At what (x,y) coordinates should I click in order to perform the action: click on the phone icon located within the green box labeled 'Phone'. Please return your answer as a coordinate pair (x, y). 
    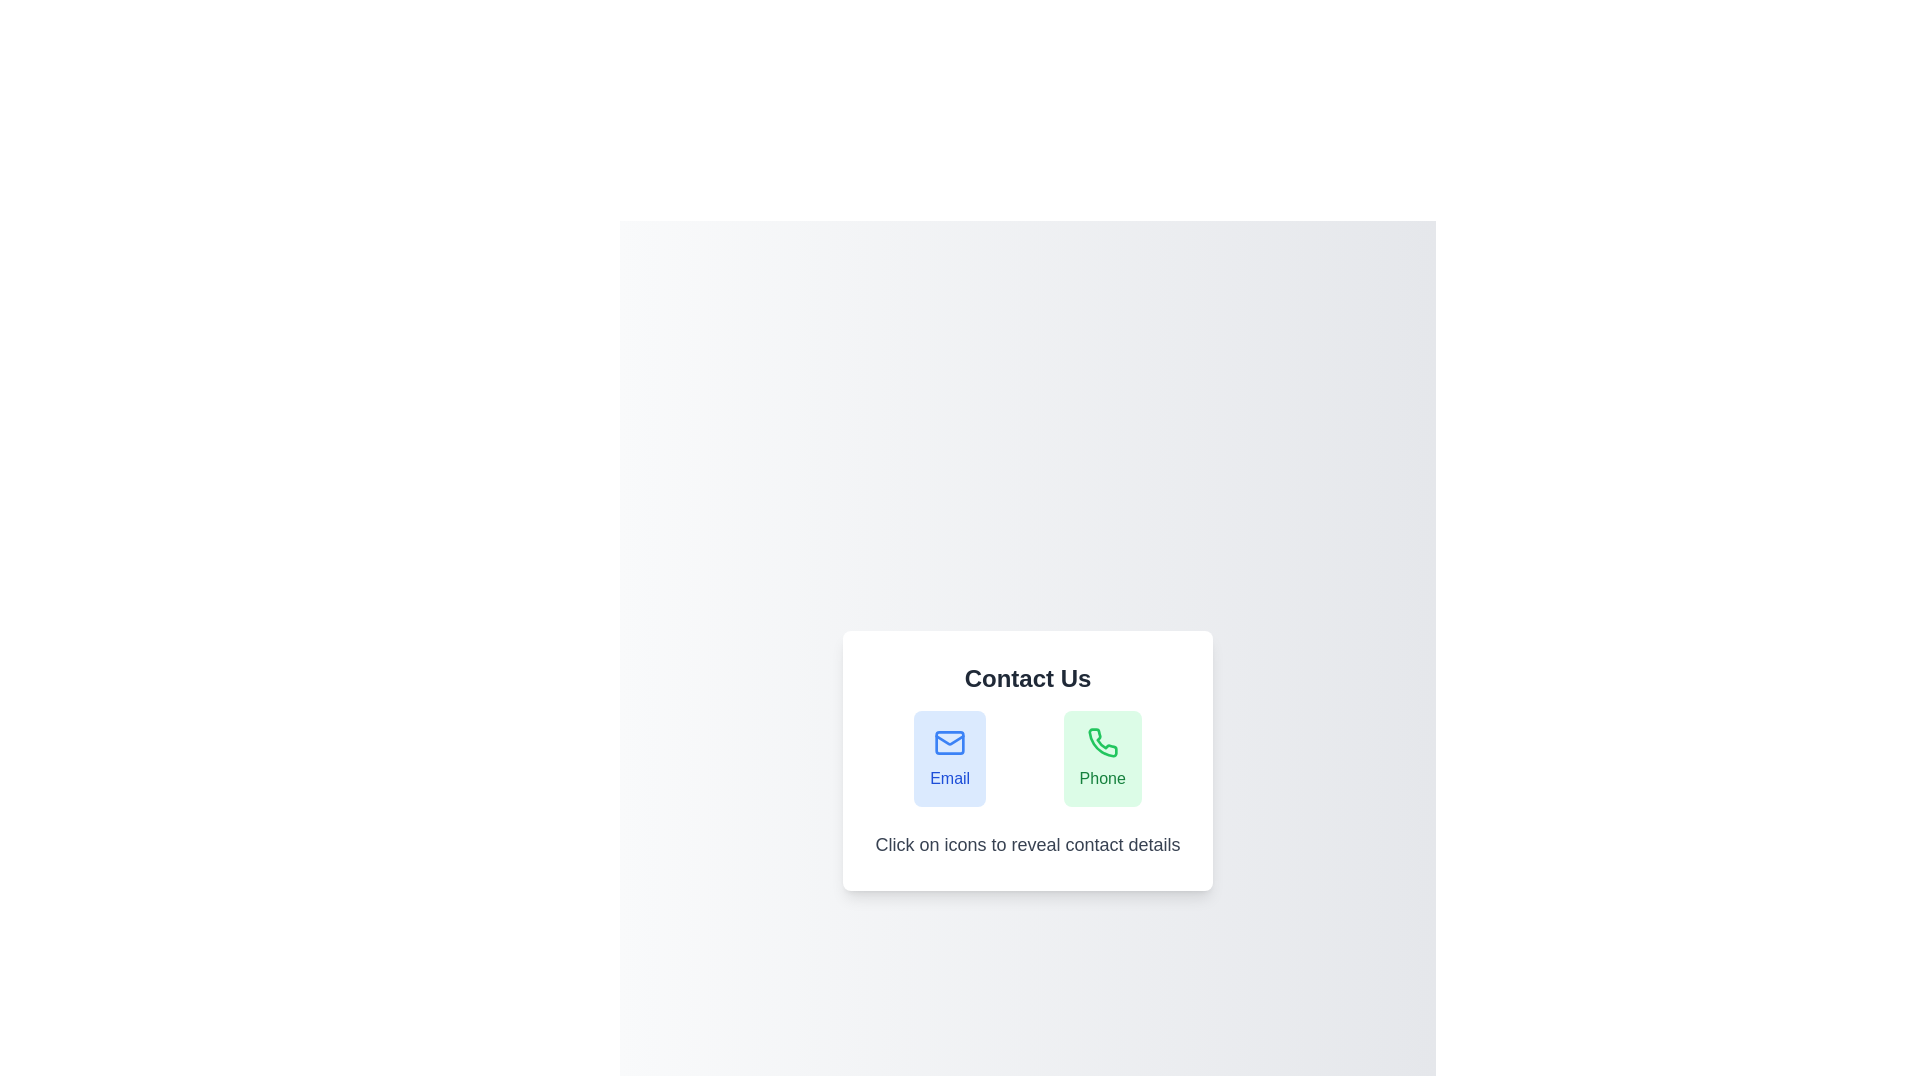
    Looking at the image, I should click on (1101, 743).